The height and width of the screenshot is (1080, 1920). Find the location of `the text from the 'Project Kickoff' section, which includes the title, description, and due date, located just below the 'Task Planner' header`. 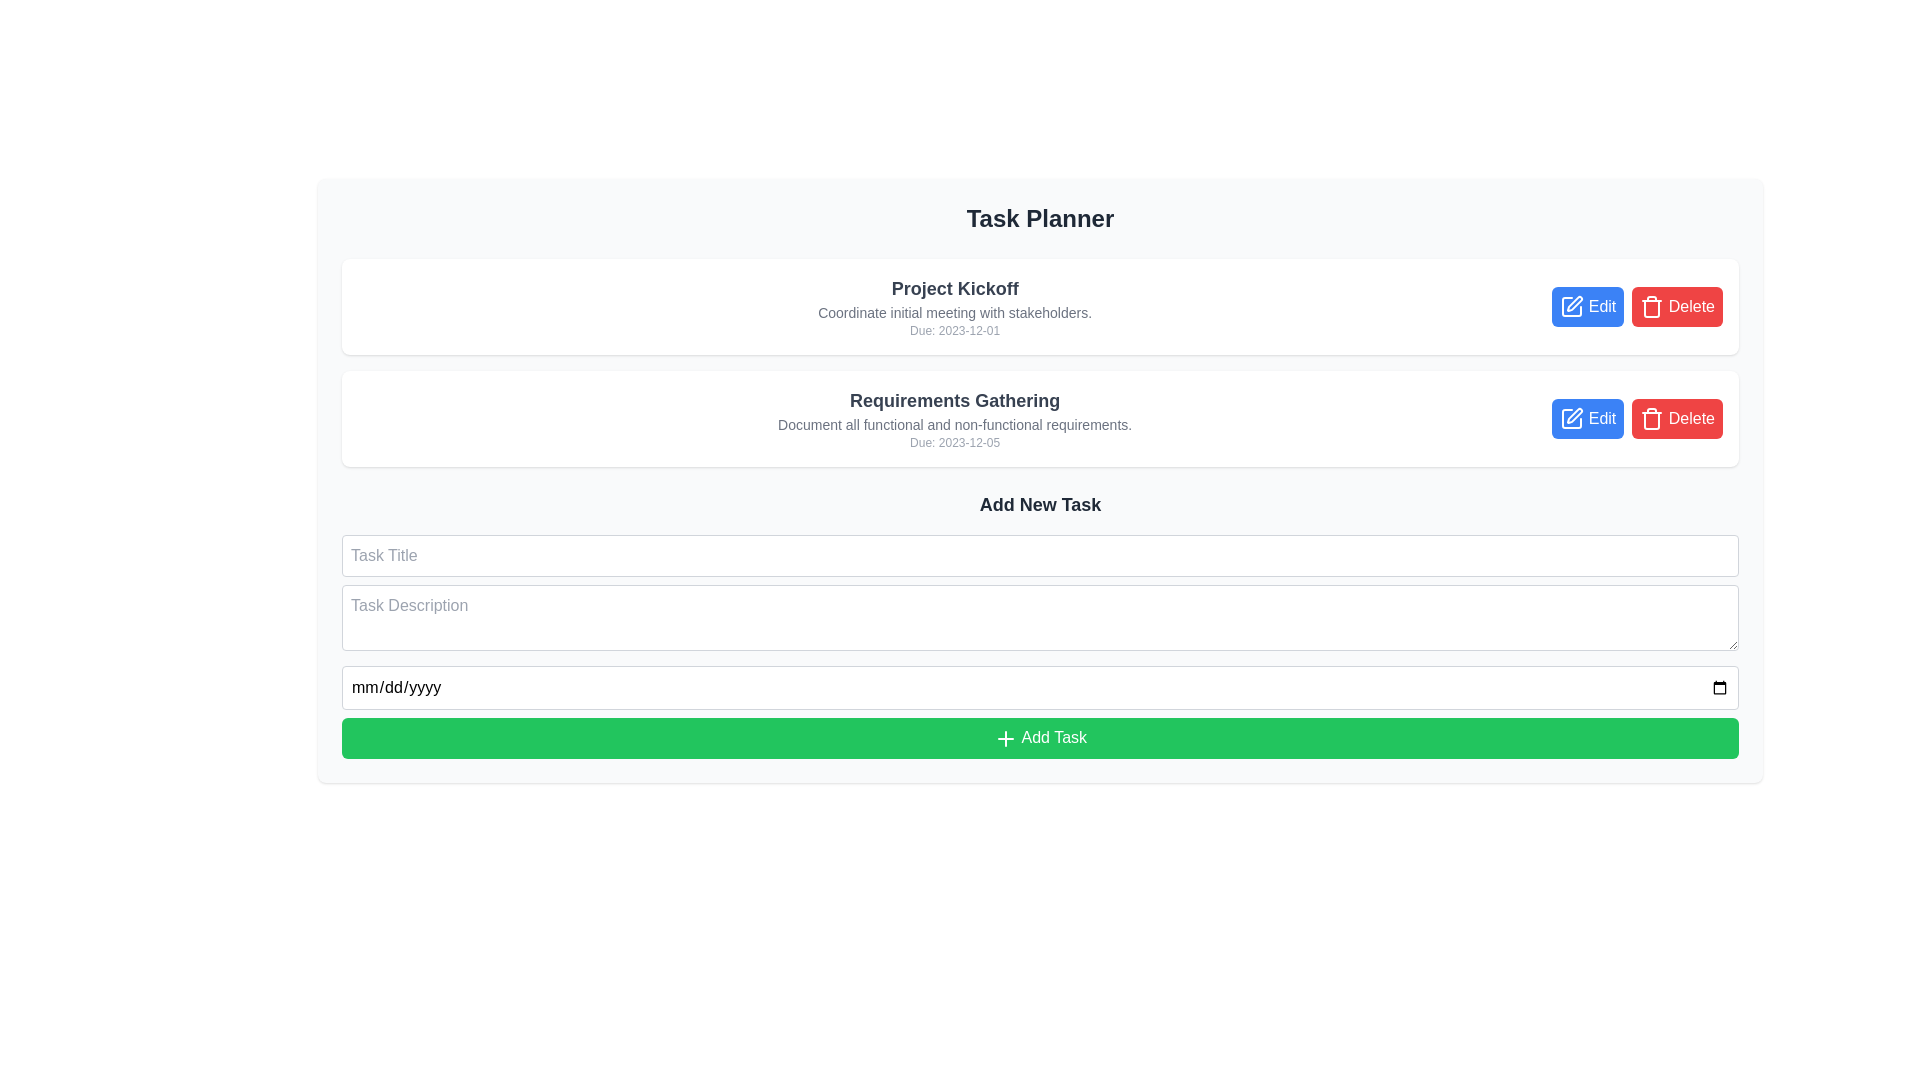

the text from the 'Project Kickoff' section, which includes the title, description, and due date, located just below the 'Task Planner' header is located at coordinates (954, 307).